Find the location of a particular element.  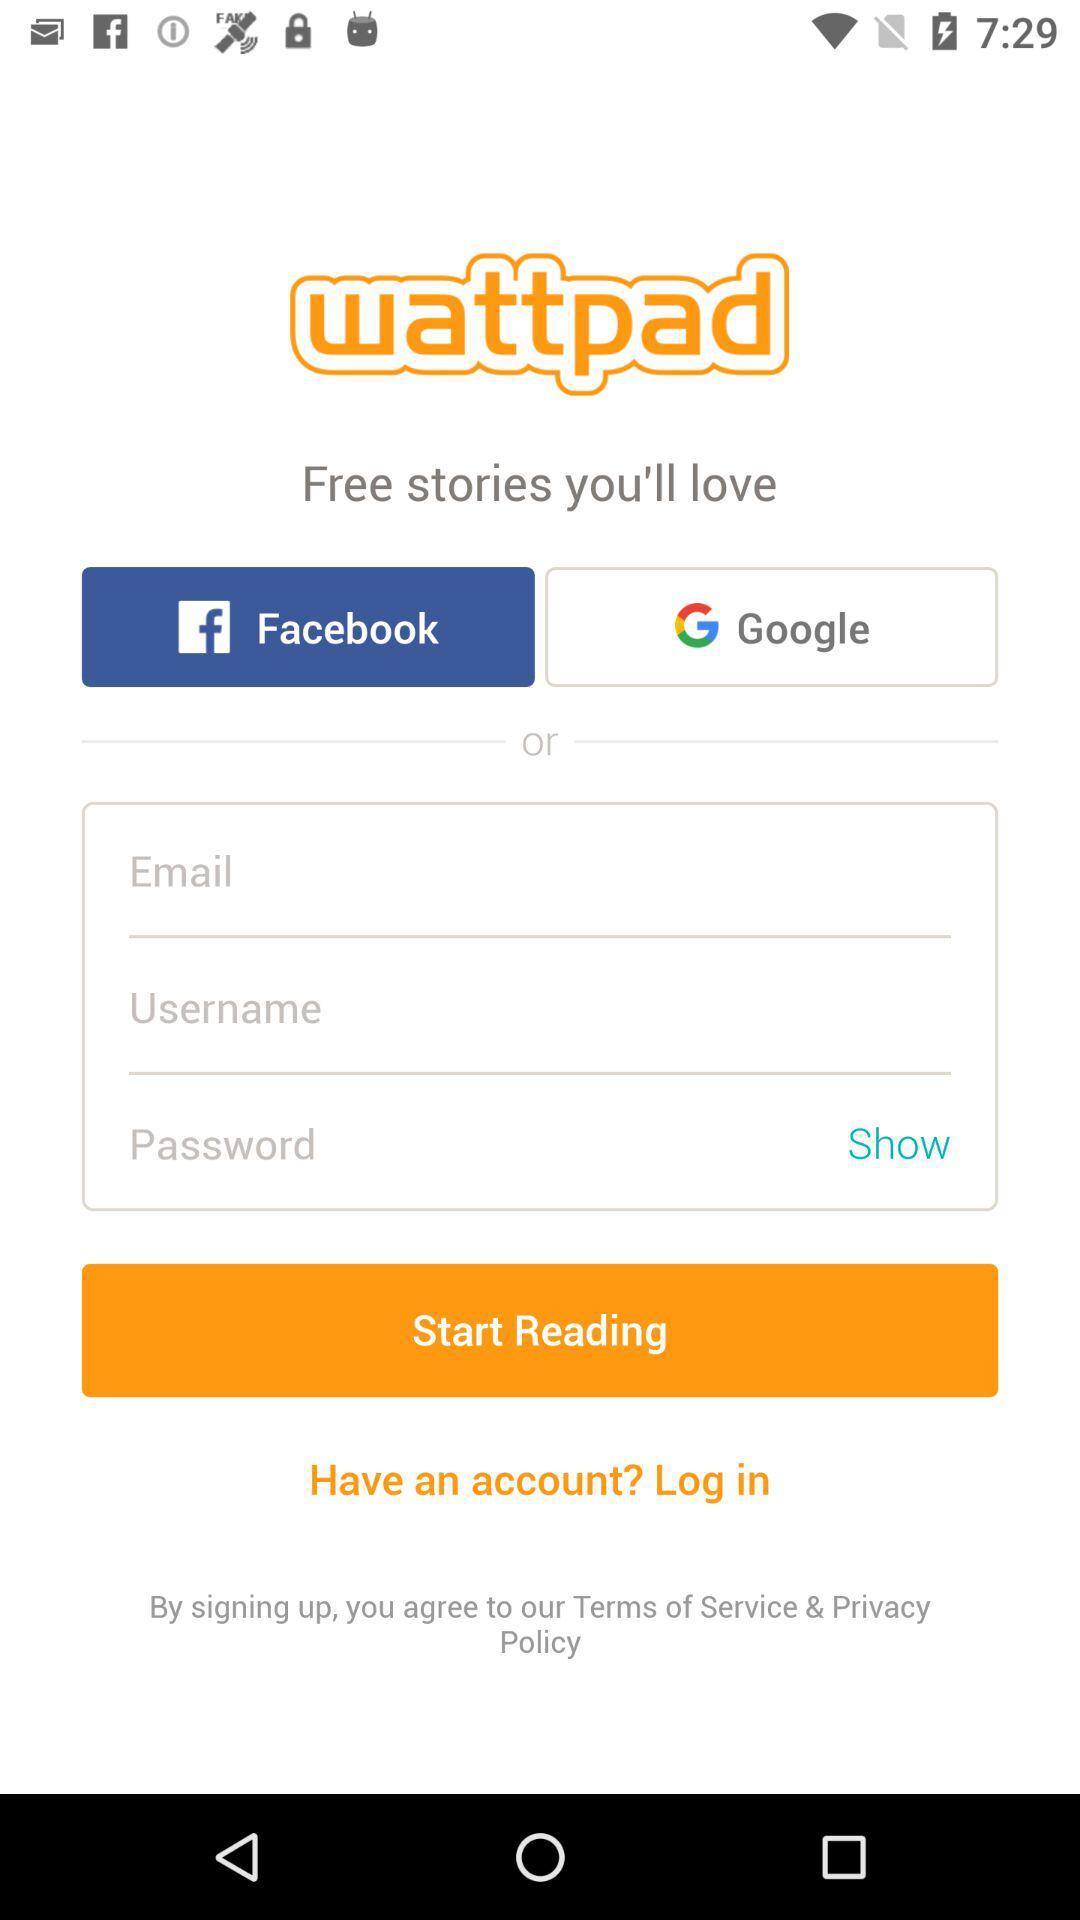

the start reading is located at coordinates (540, 1330).